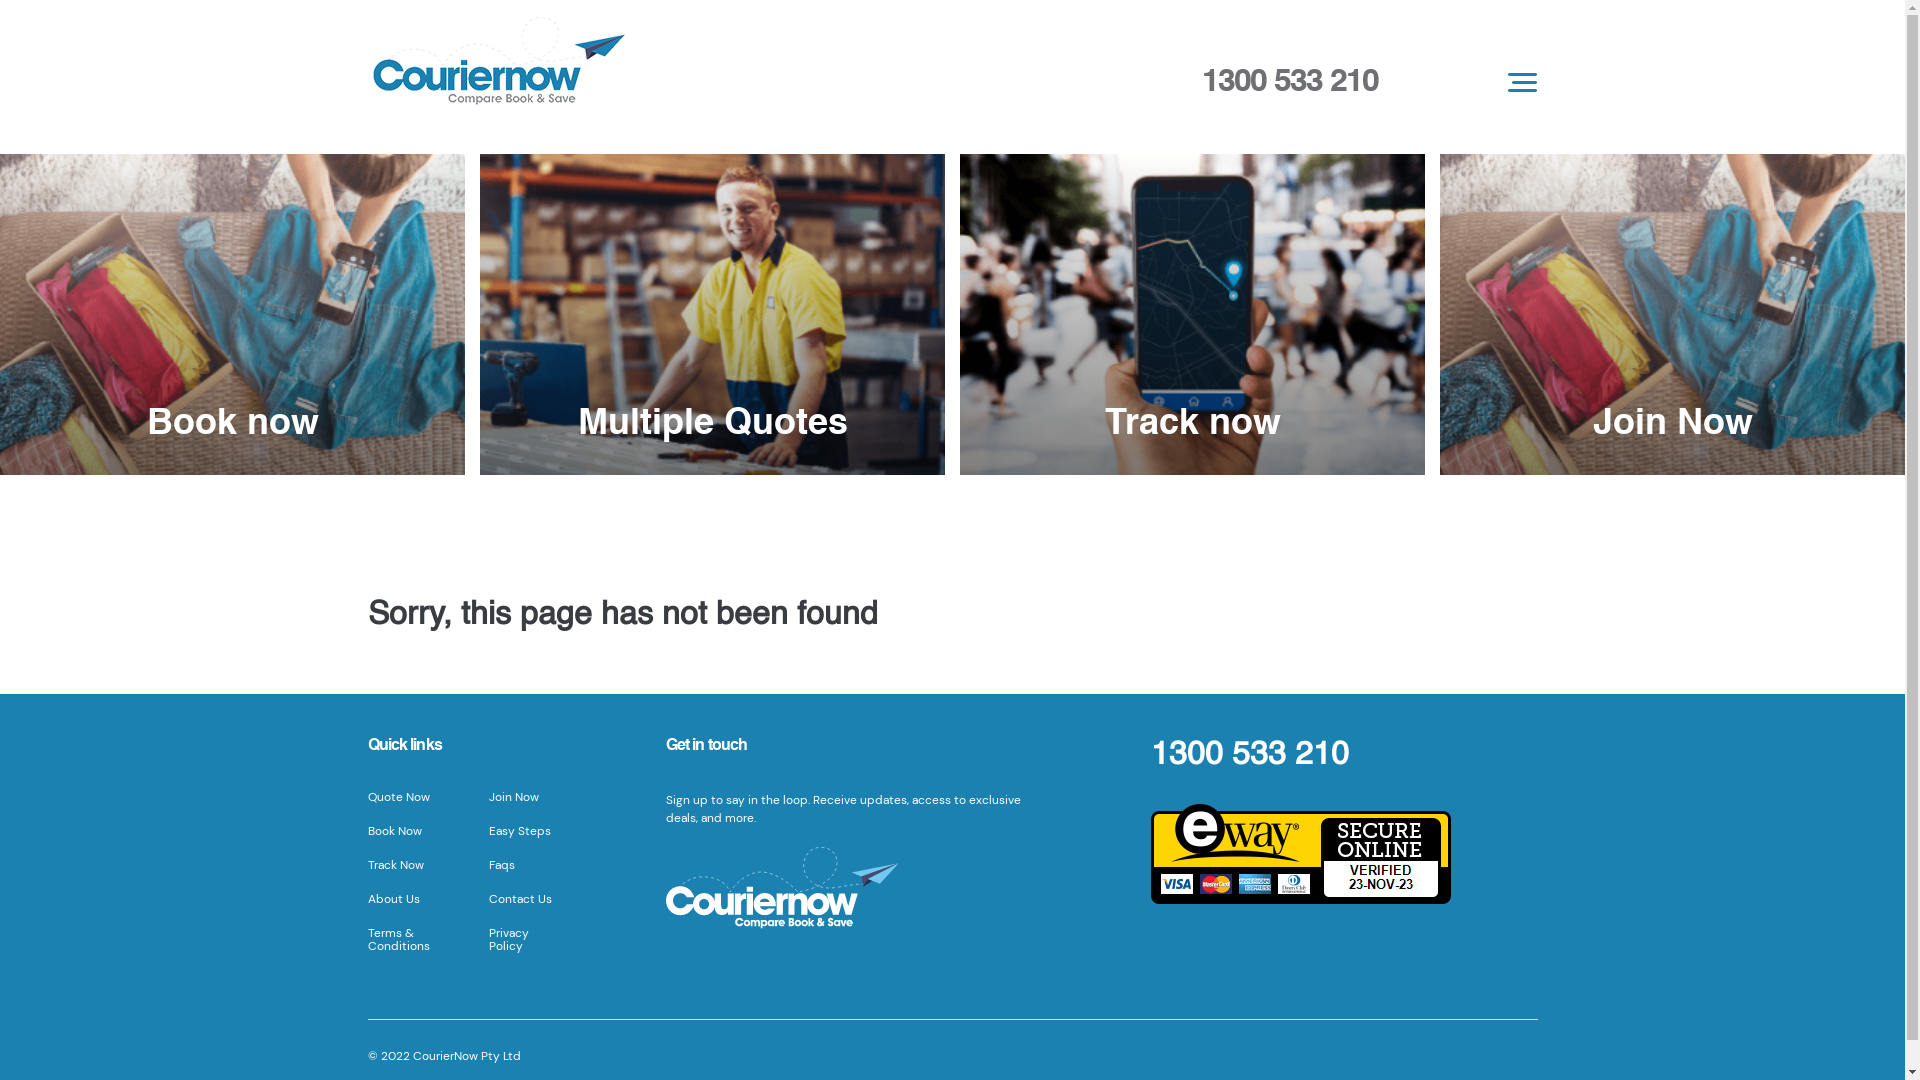 This screenshot has width=1920, height=1080. I want to click on 'Easy Steps', so click(519, 830).